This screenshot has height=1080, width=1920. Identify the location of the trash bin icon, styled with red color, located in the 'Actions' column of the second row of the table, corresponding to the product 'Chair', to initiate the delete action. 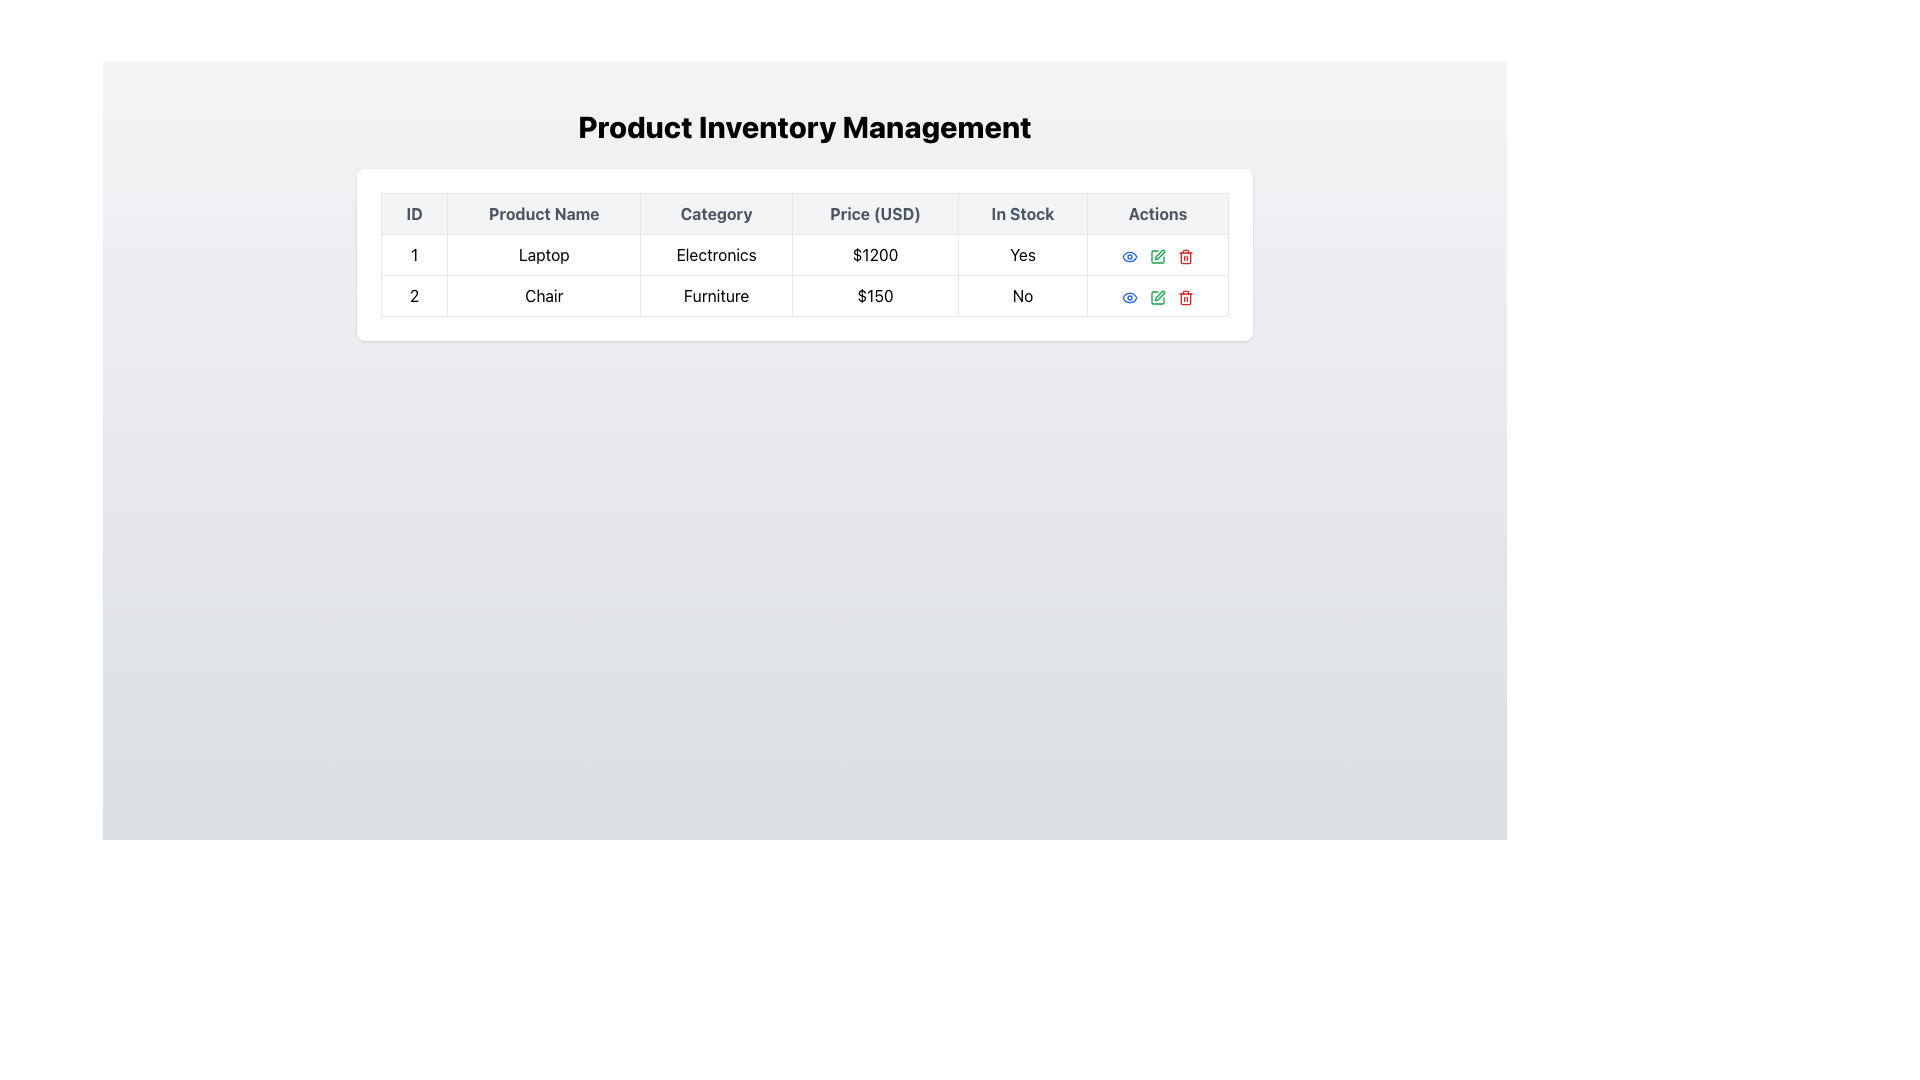
(1185, 297).